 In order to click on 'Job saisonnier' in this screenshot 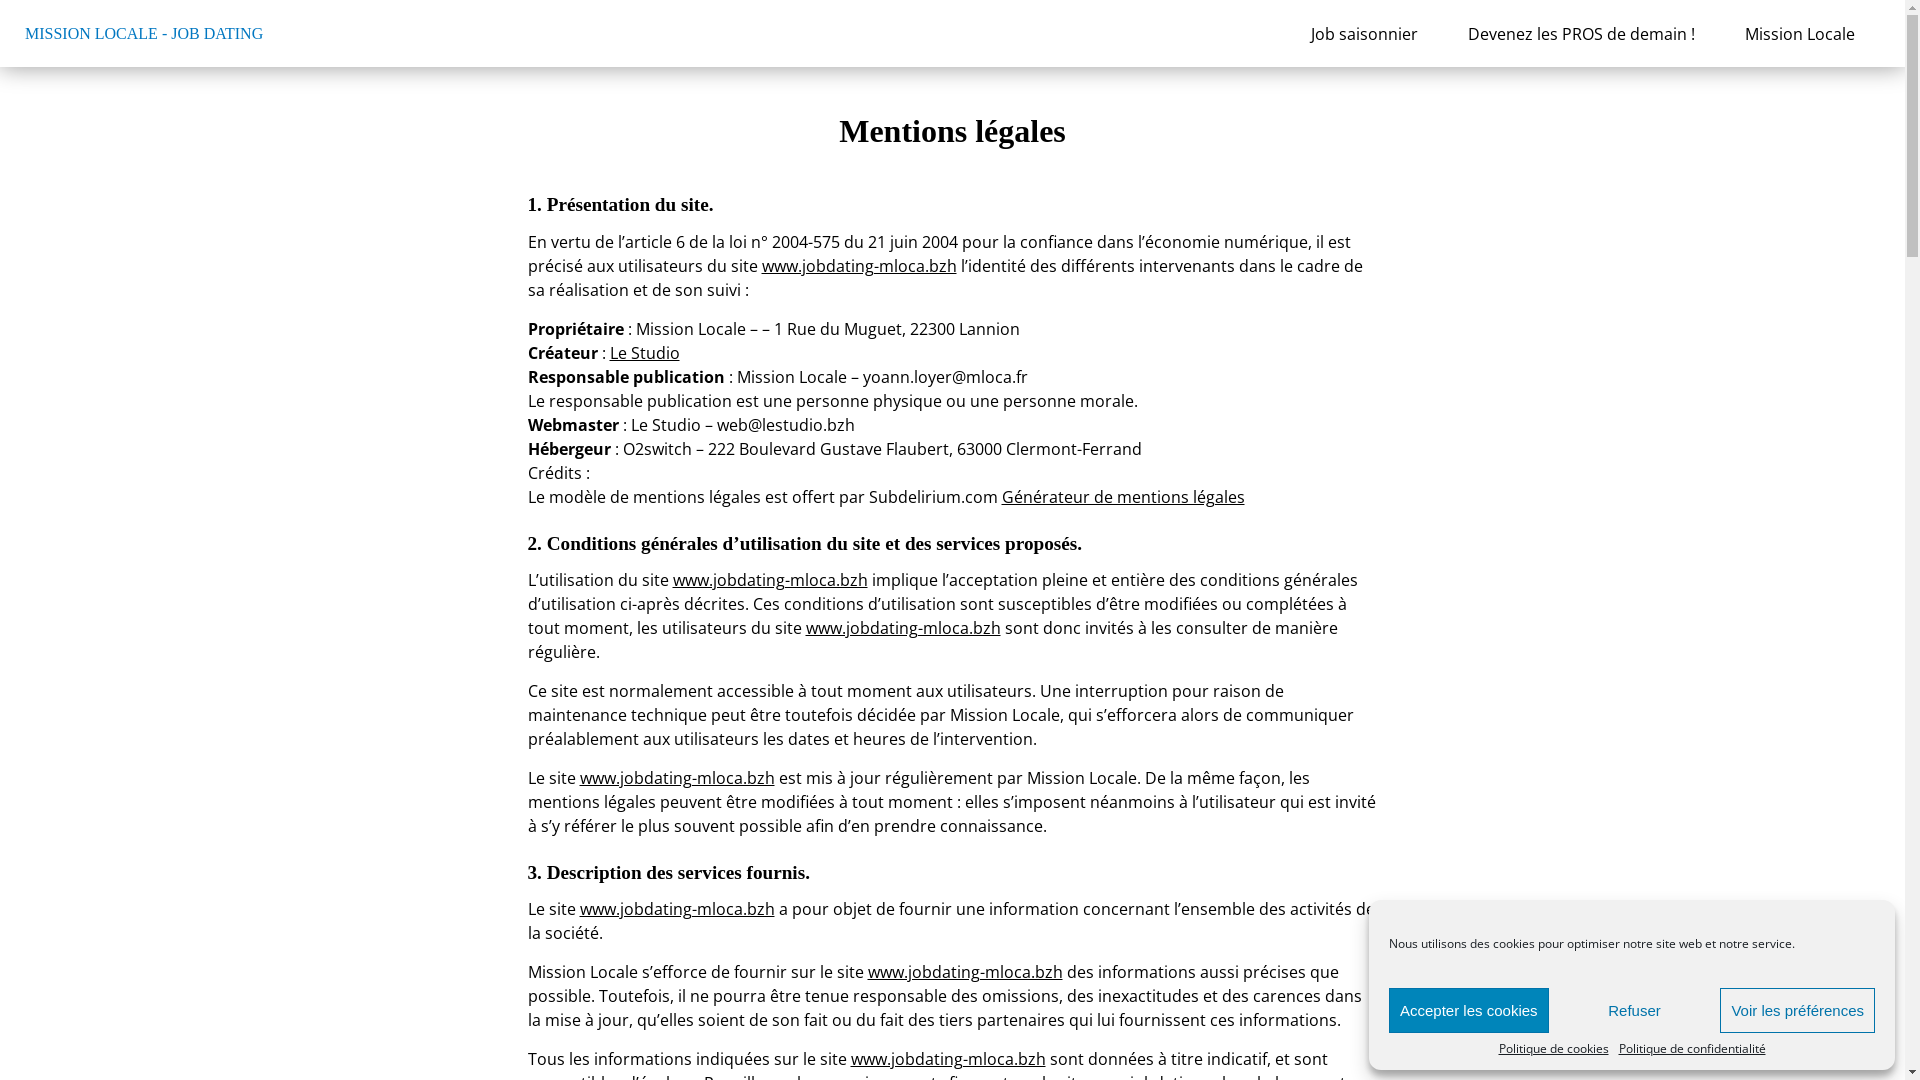, I will do `click(1363, 33)`.